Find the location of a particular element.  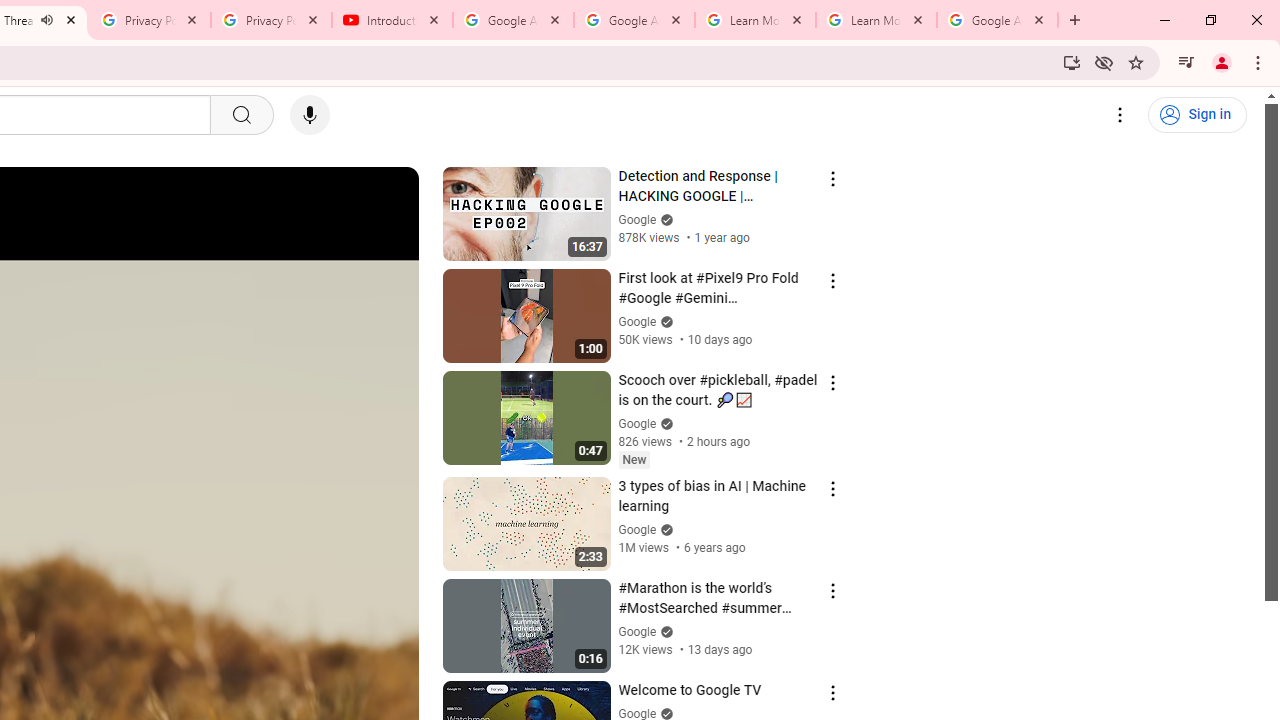

'Introduction | Google Privacy Policy - YouTube' is located at coordinates (392, 20).